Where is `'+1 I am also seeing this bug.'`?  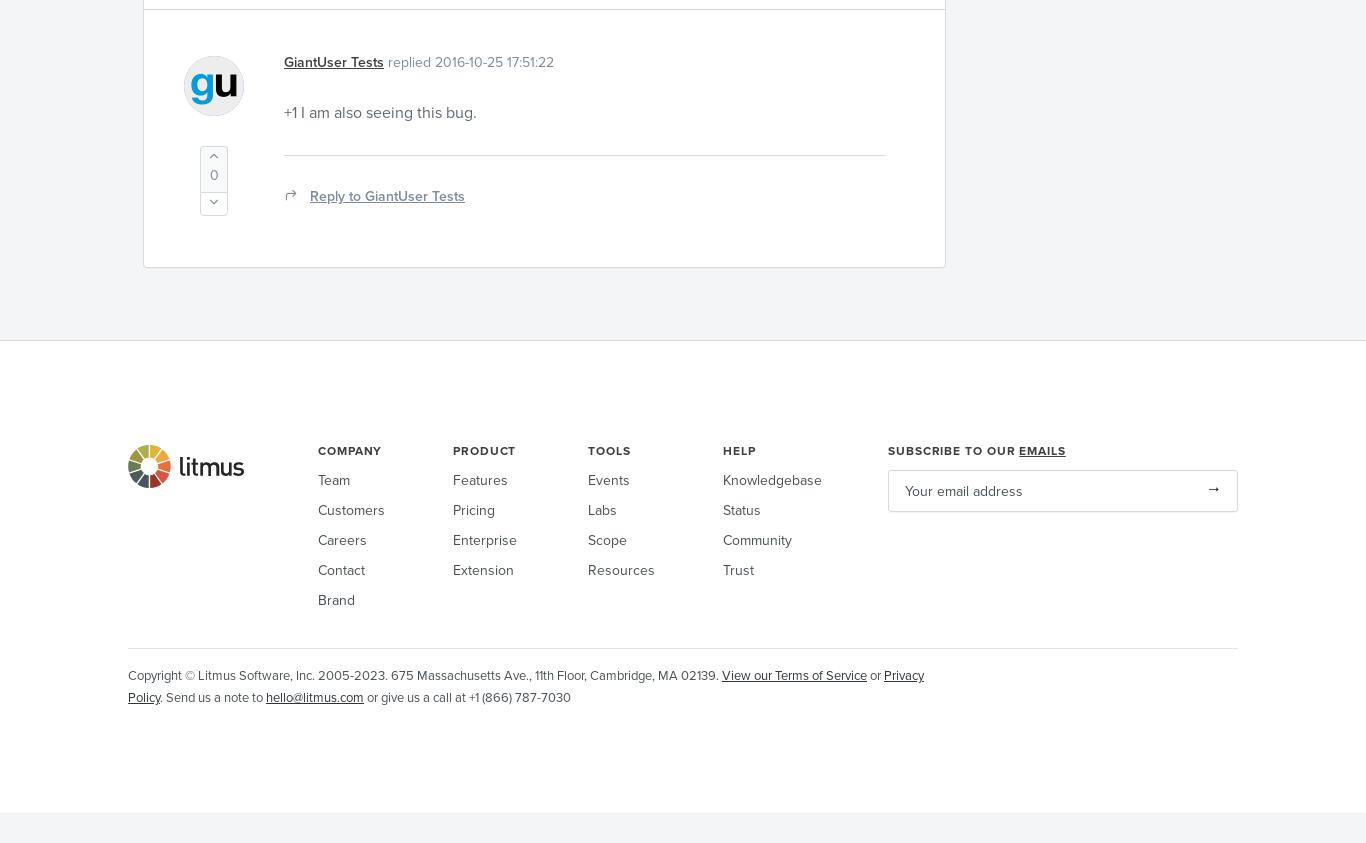
'+1 I am also seeing this bug.' is located at coordinates (283, 111).